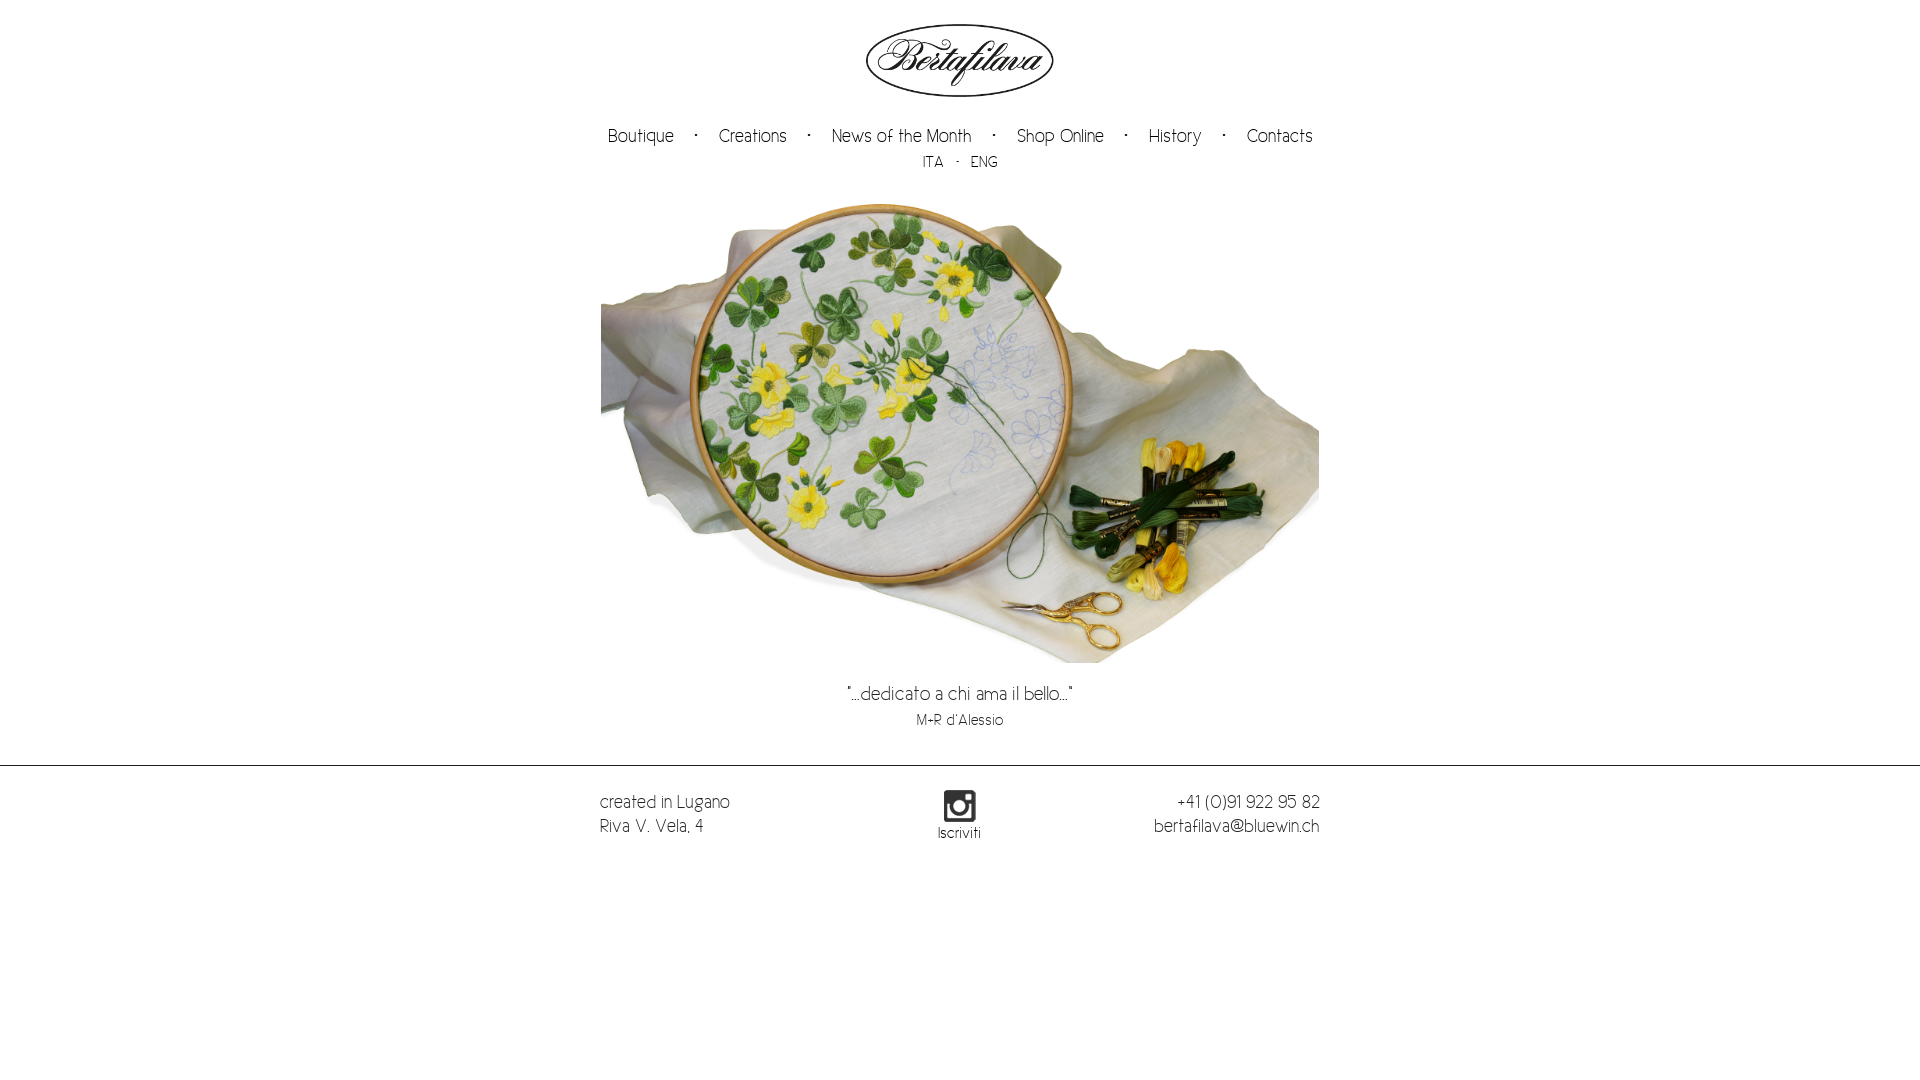  I want to click on 'ITA', so click(920, 161).